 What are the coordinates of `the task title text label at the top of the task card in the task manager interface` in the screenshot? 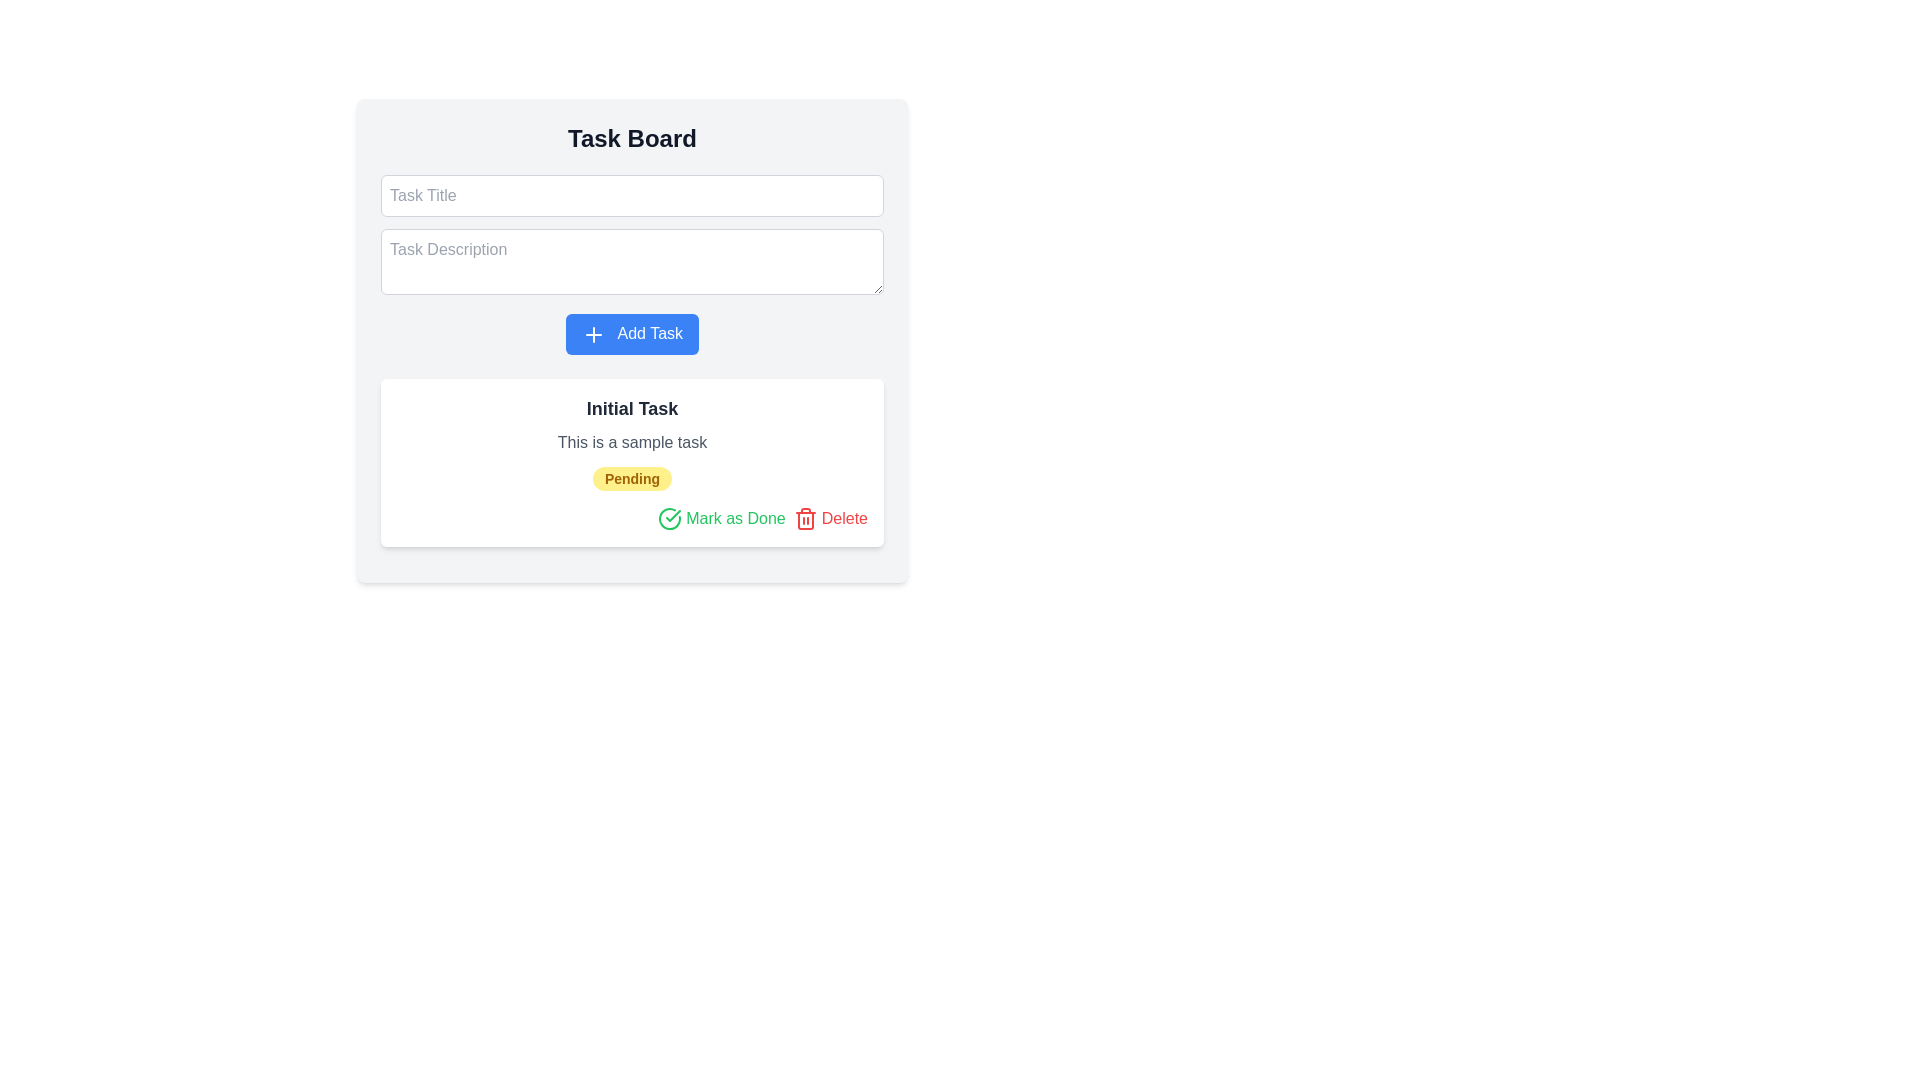 It's located at (631, 407).